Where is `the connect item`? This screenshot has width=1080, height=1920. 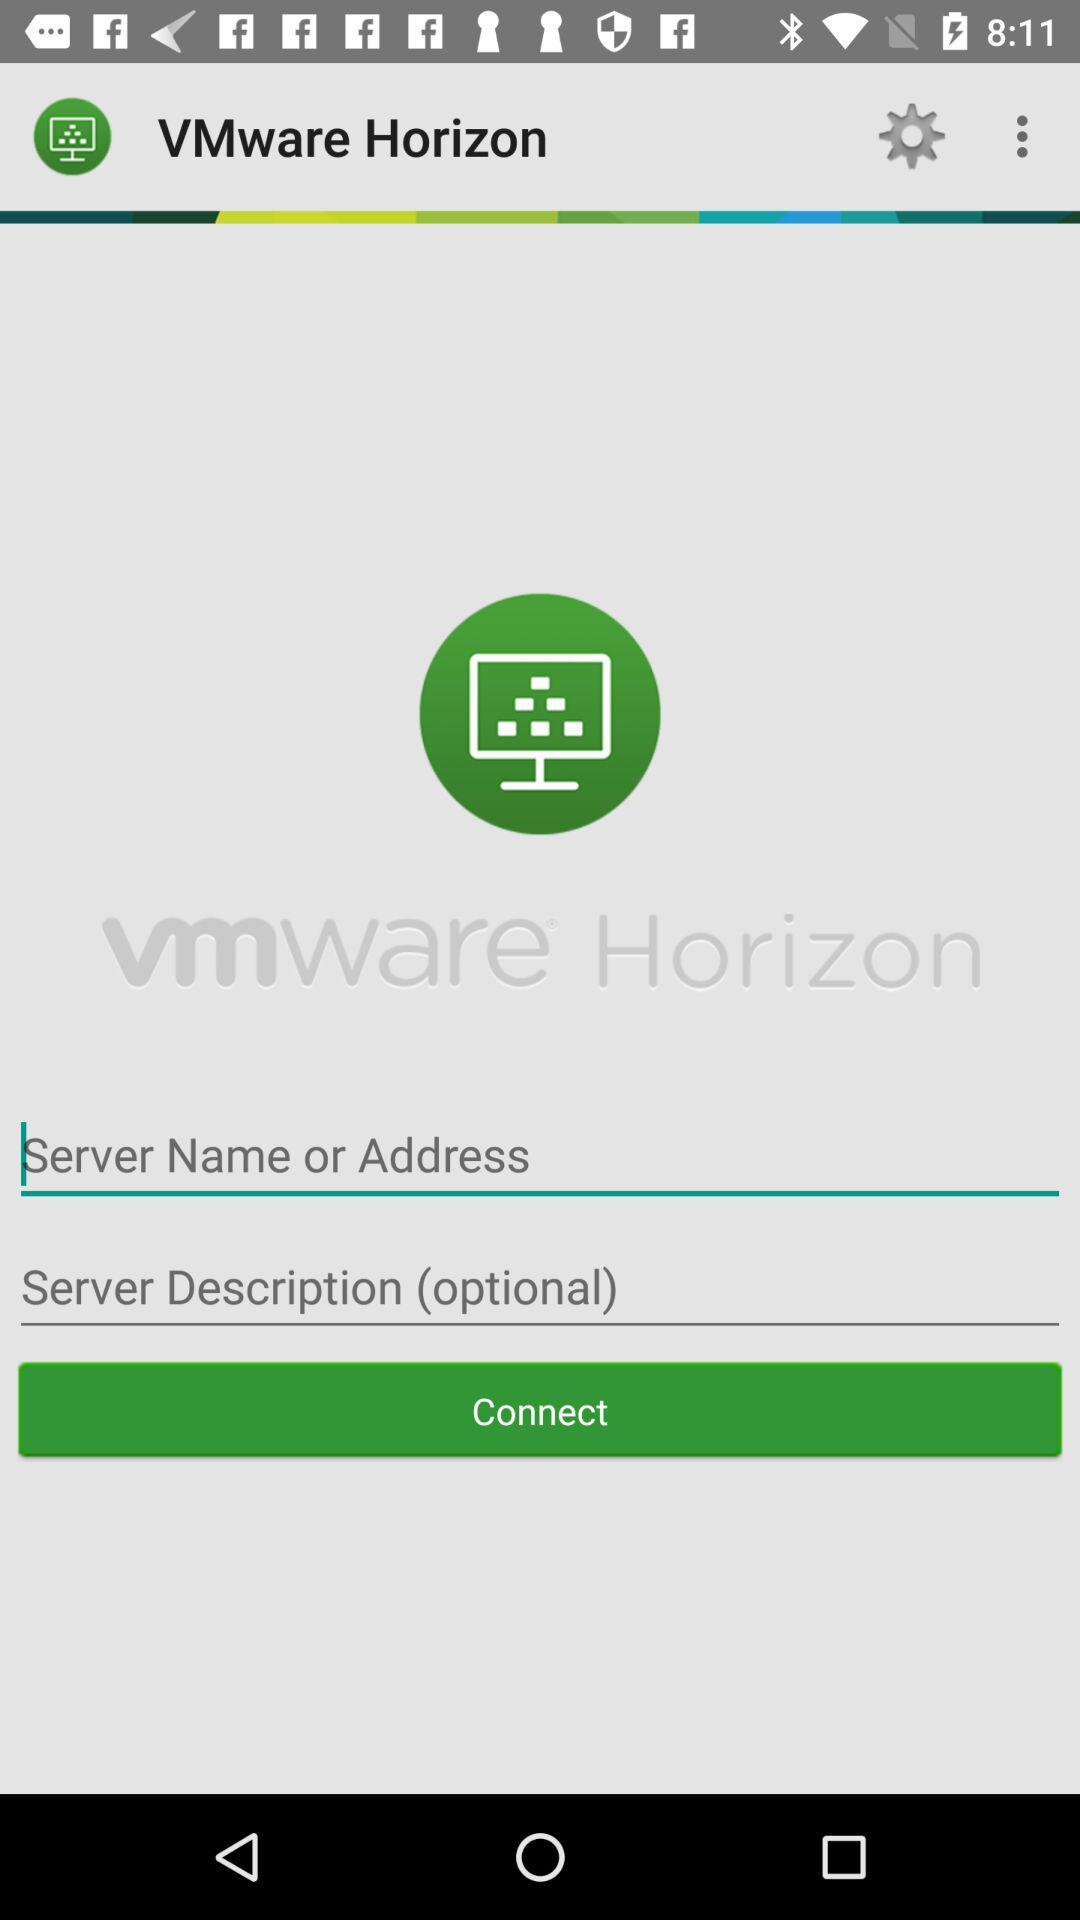
the connect item is located at coordinates (540, 1409).